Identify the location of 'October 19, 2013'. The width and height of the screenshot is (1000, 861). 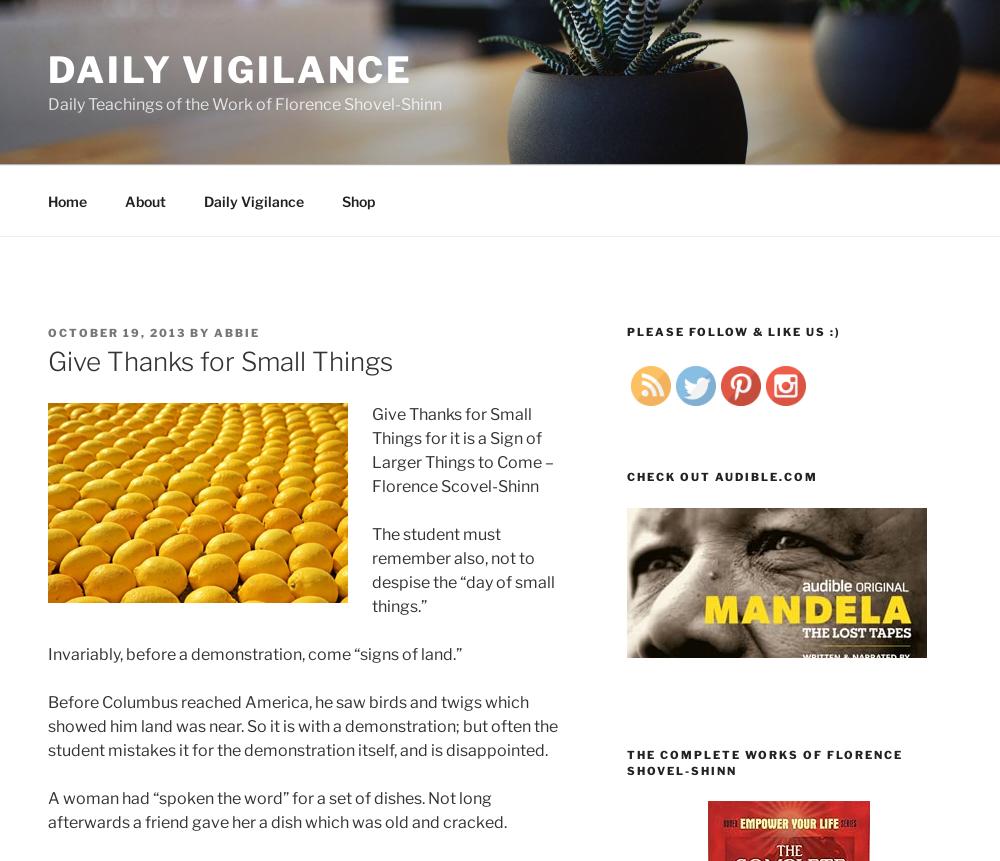
(116, 332).